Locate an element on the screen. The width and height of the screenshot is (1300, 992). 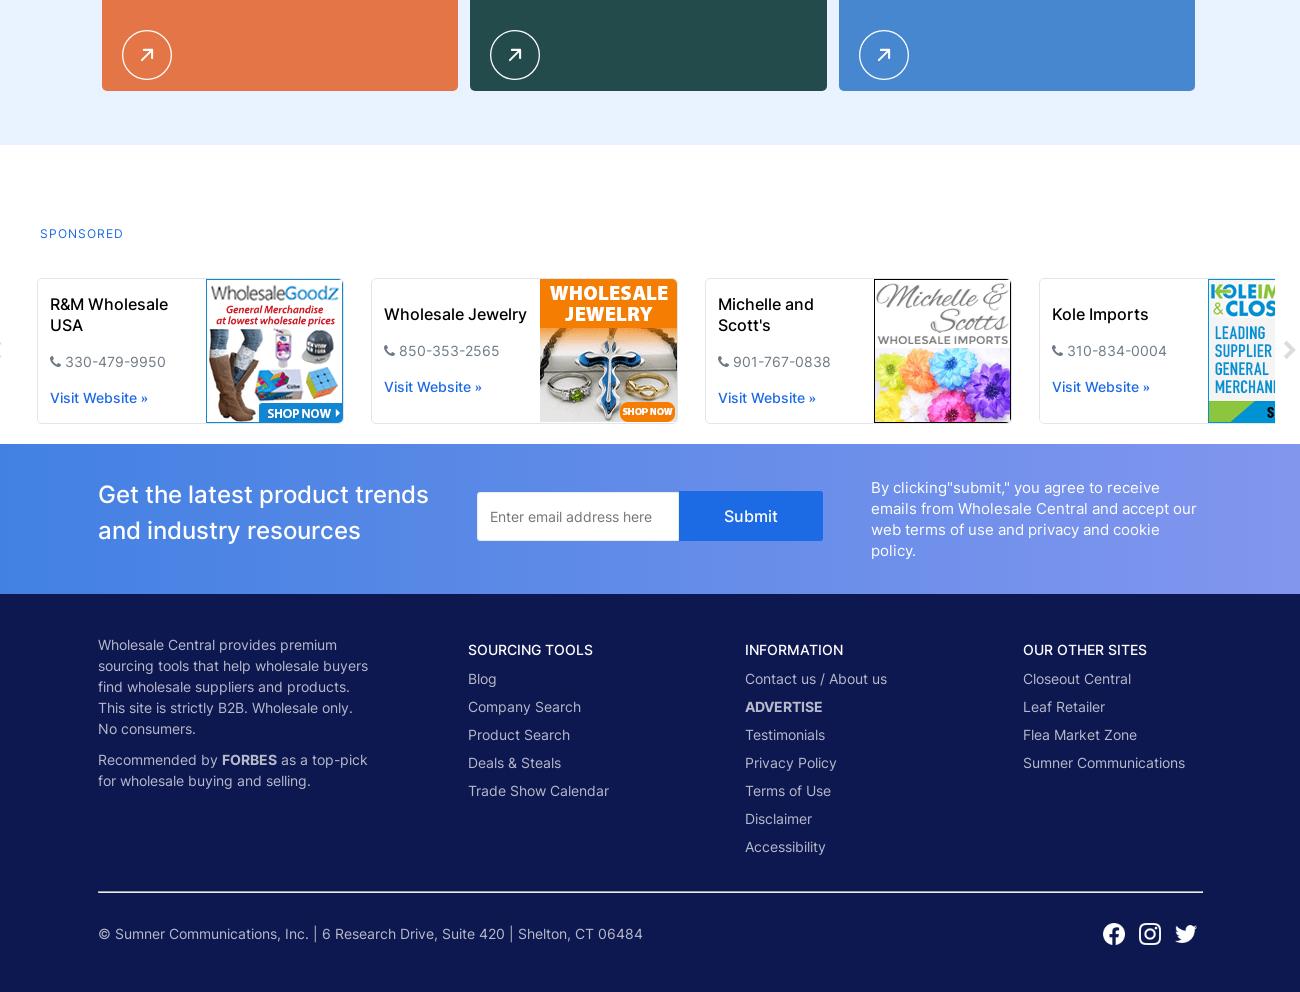
'as a top-pick for wholesale buying and selling.' is located at coordinates (231, 767).